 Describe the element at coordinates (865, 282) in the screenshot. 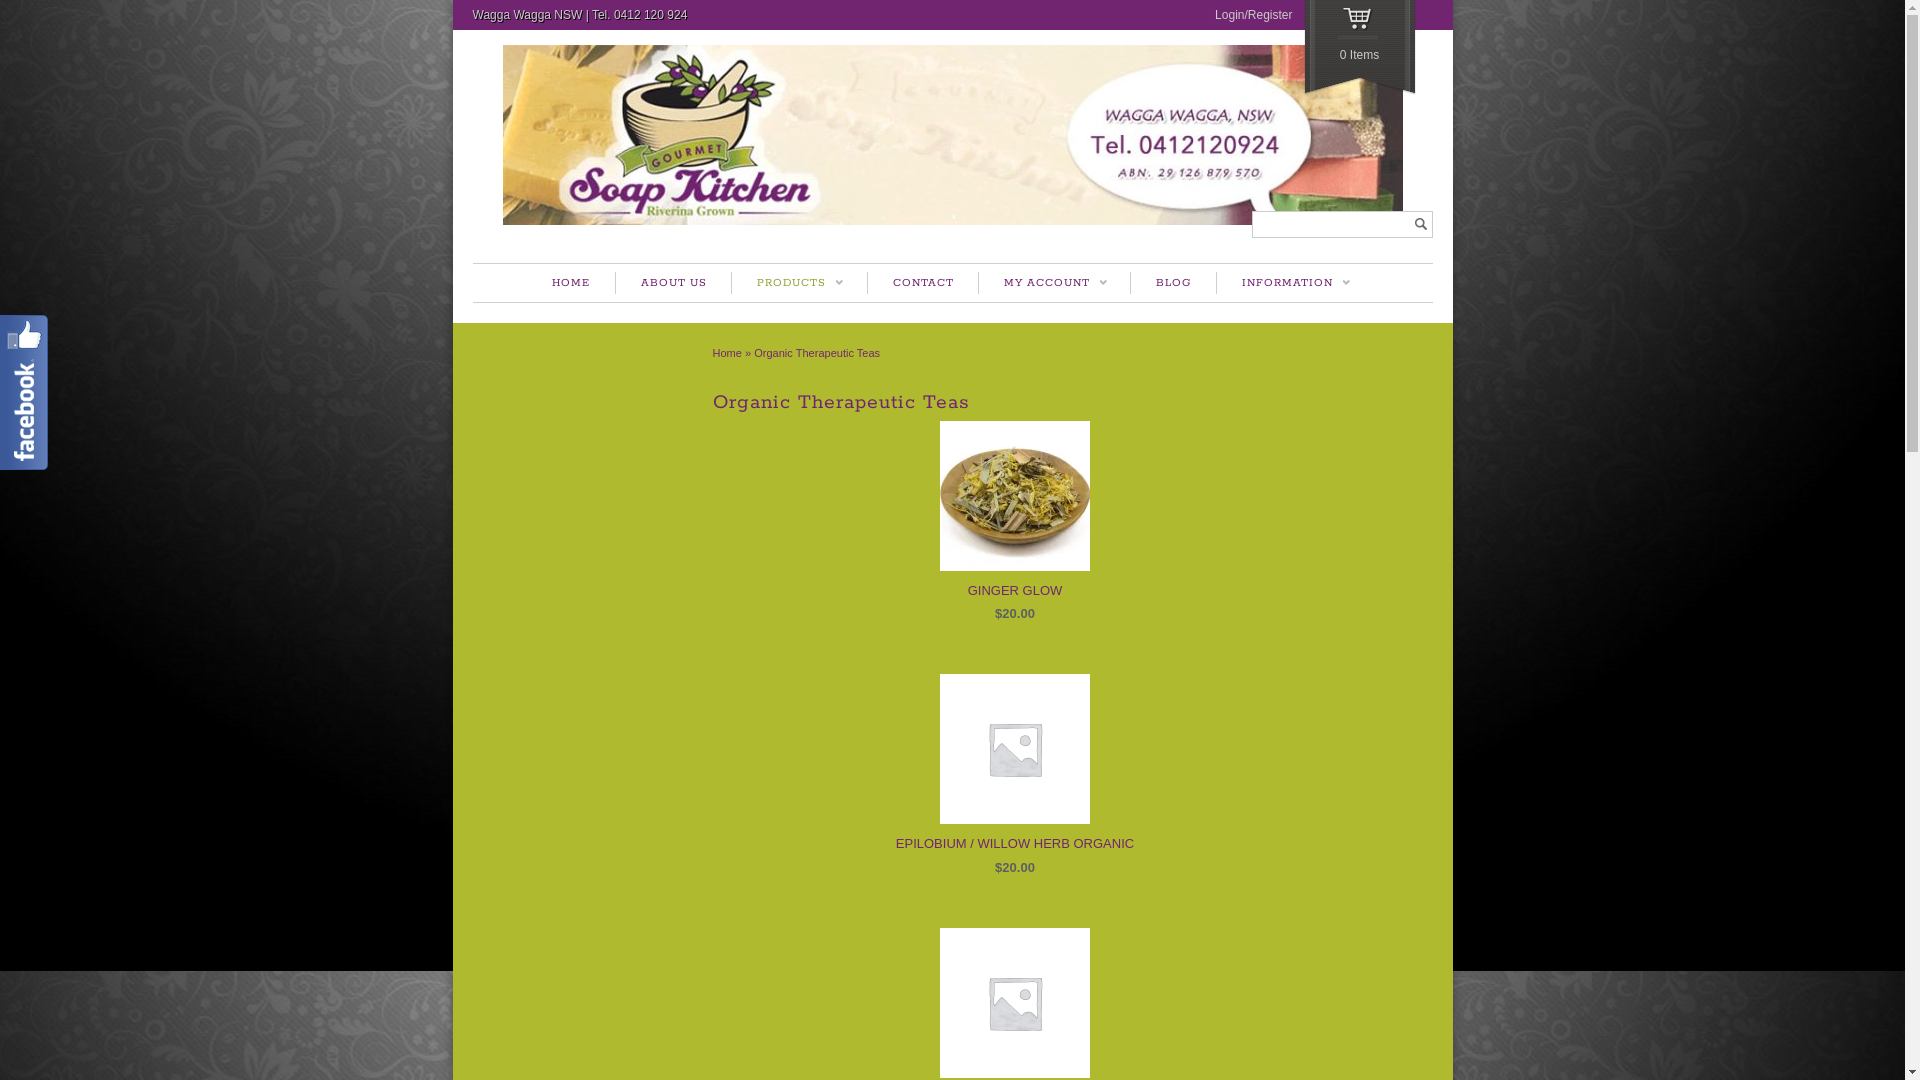

I see `'CONTACT'` at that location.